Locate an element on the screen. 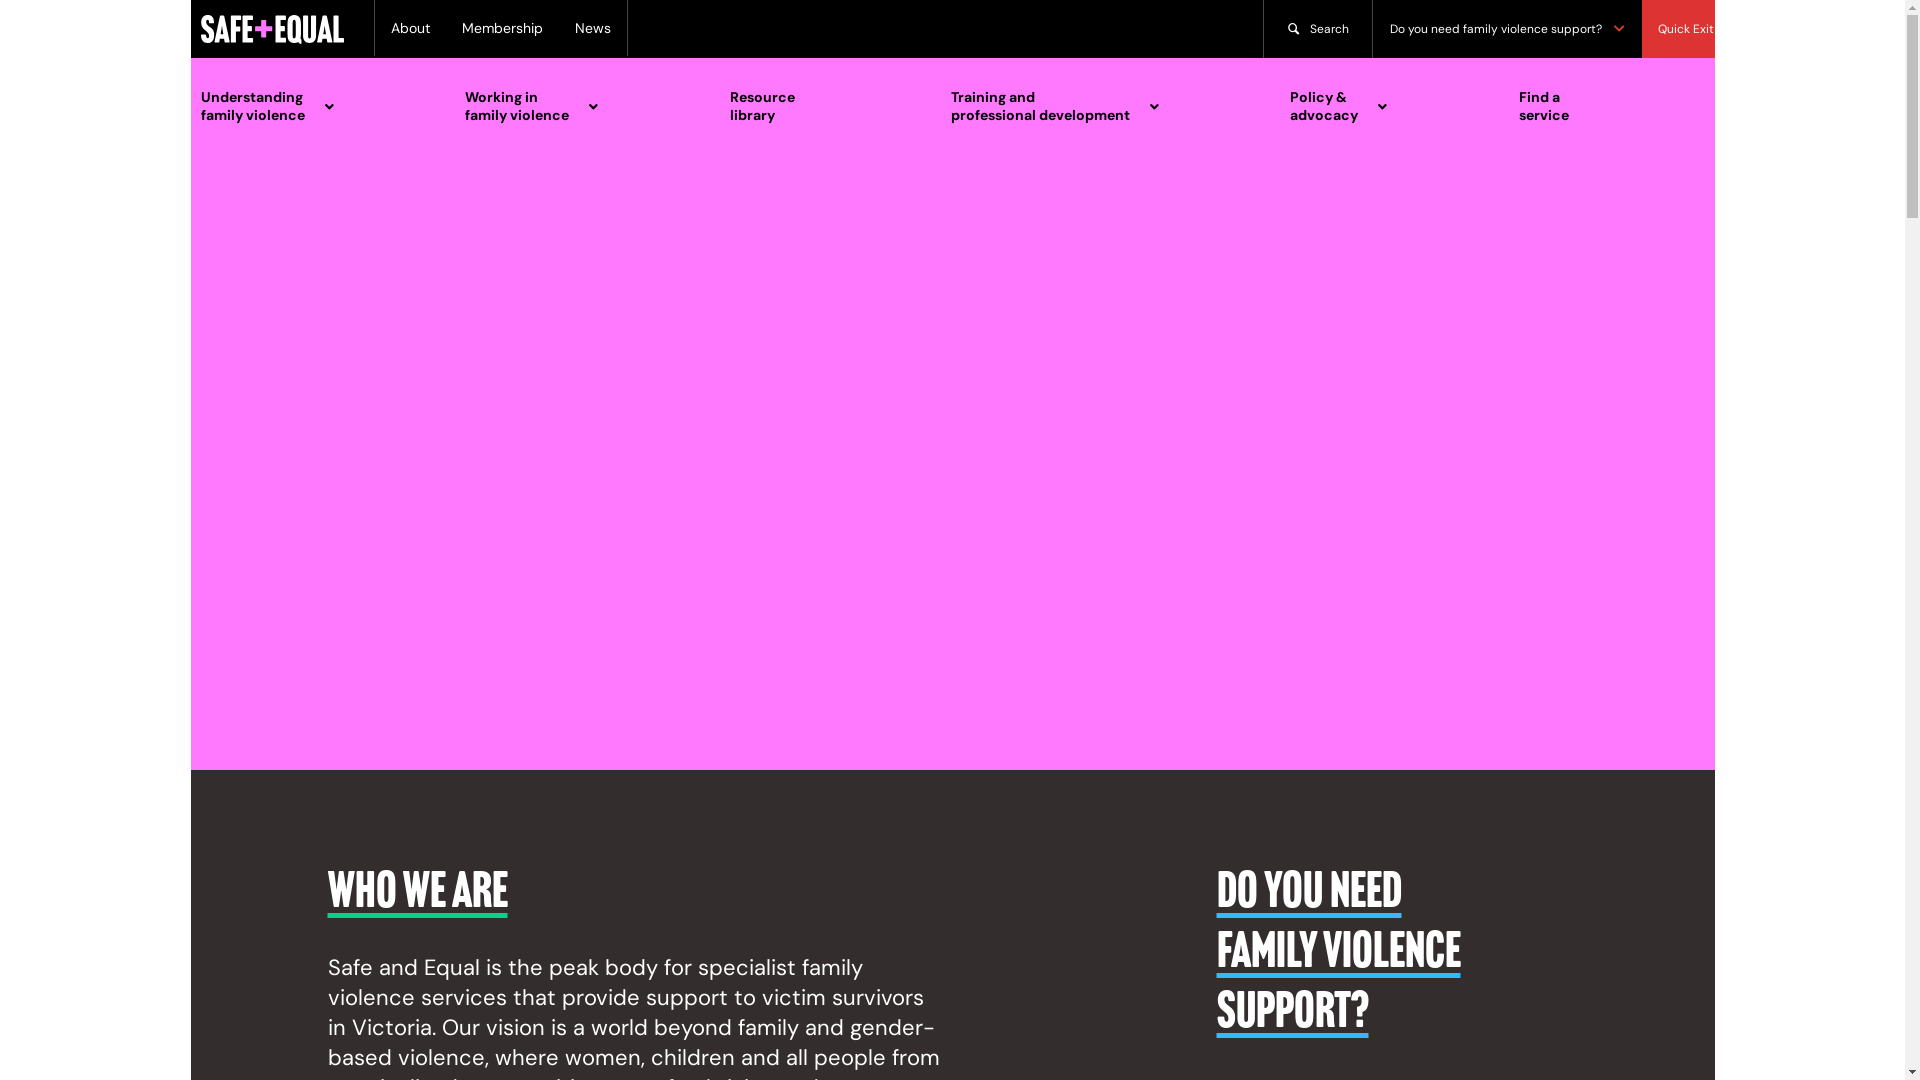 This screenshot has height=1080, width=1920. 'Training and is located at coordinates (1099, 105).